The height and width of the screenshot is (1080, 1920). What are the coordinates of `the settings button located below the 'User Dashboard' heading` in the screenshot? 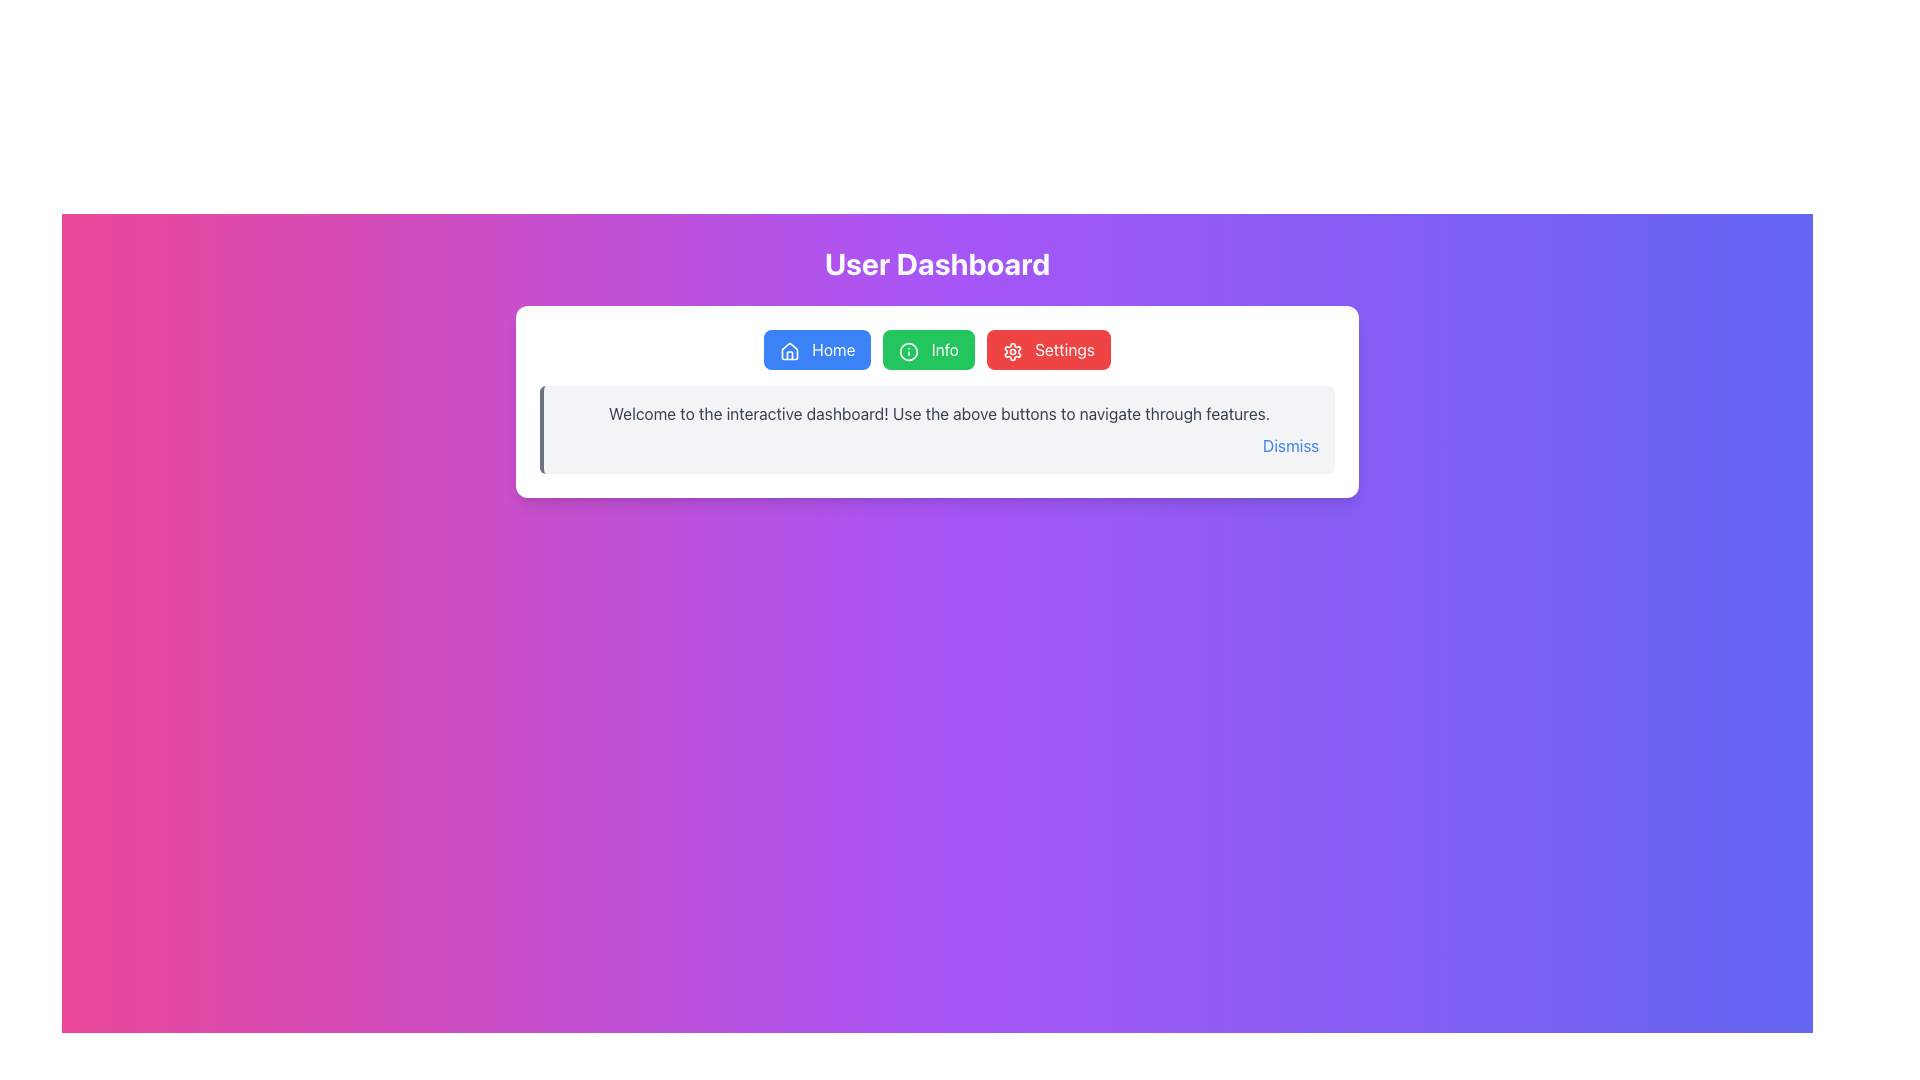 It's located at (1047, 349).